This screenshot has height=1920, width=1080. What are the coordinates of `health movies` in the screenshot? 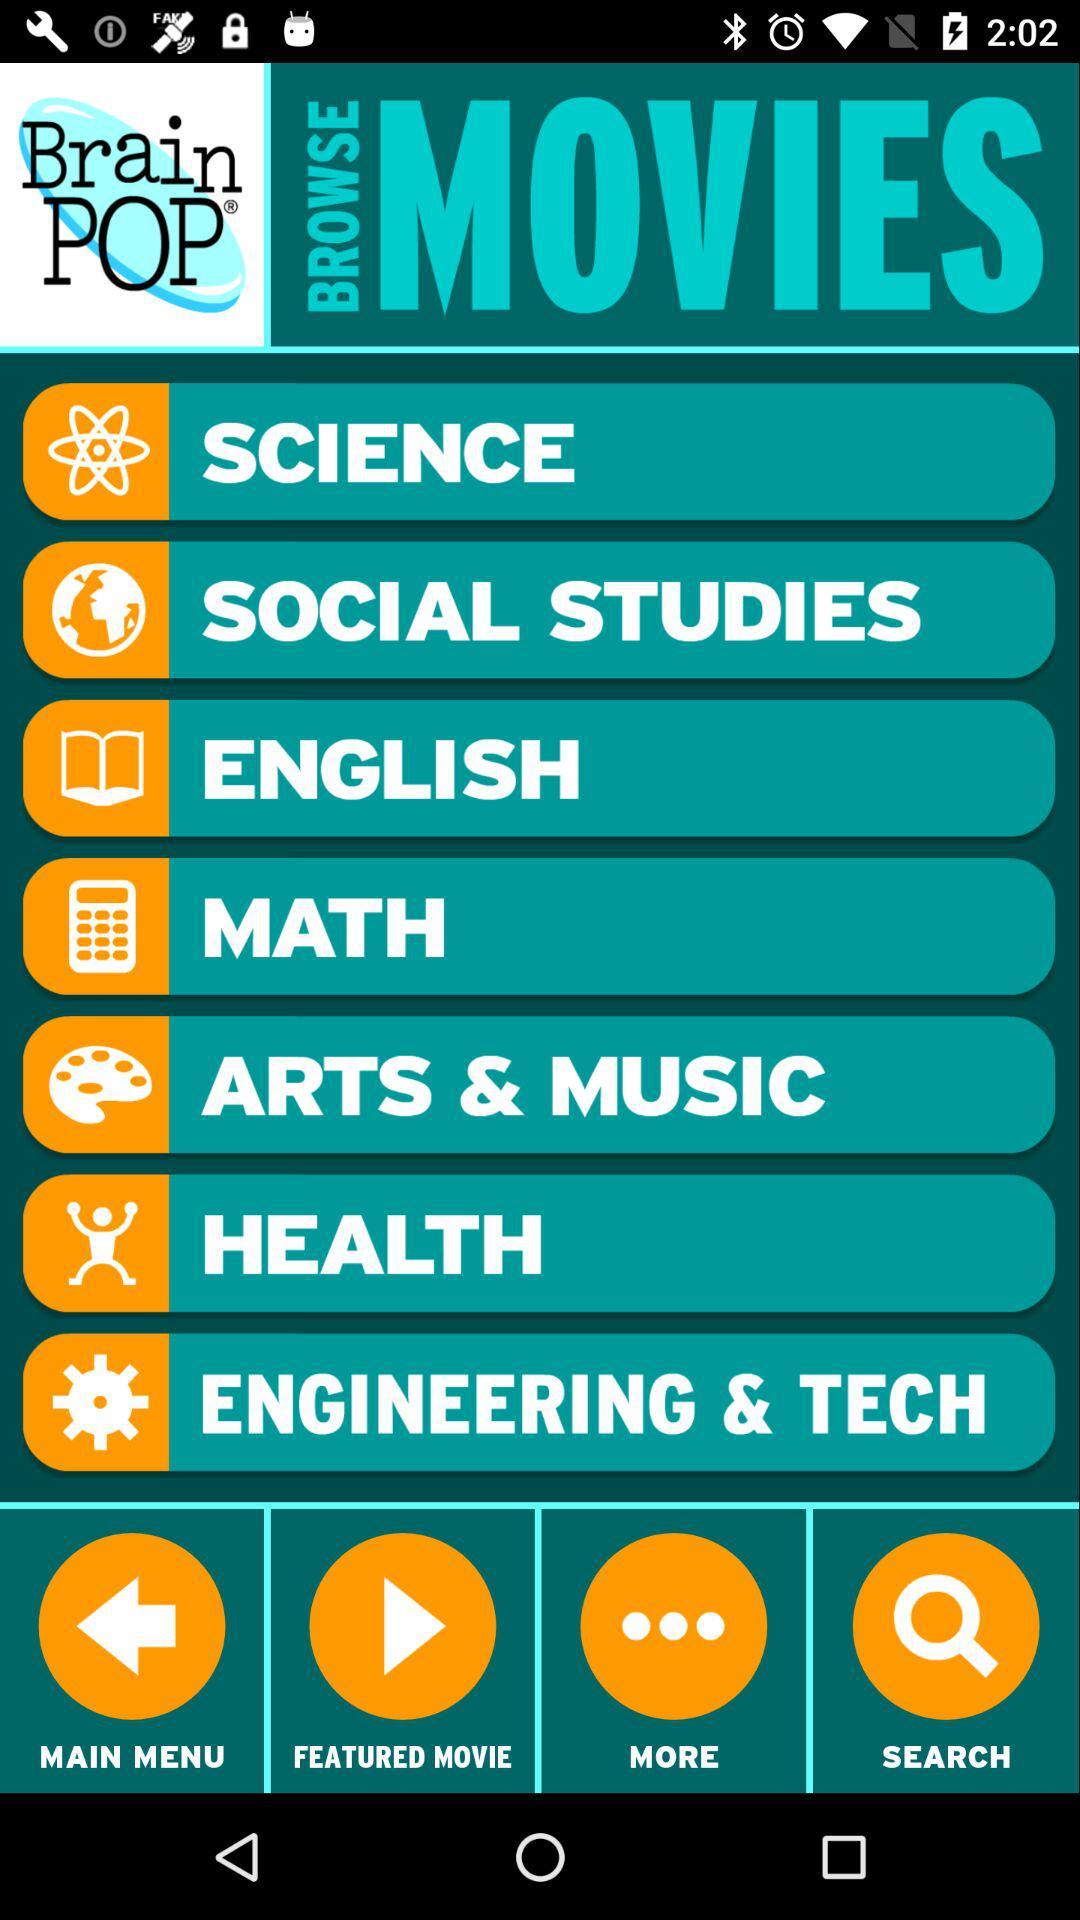 It's located at (538, 1245).